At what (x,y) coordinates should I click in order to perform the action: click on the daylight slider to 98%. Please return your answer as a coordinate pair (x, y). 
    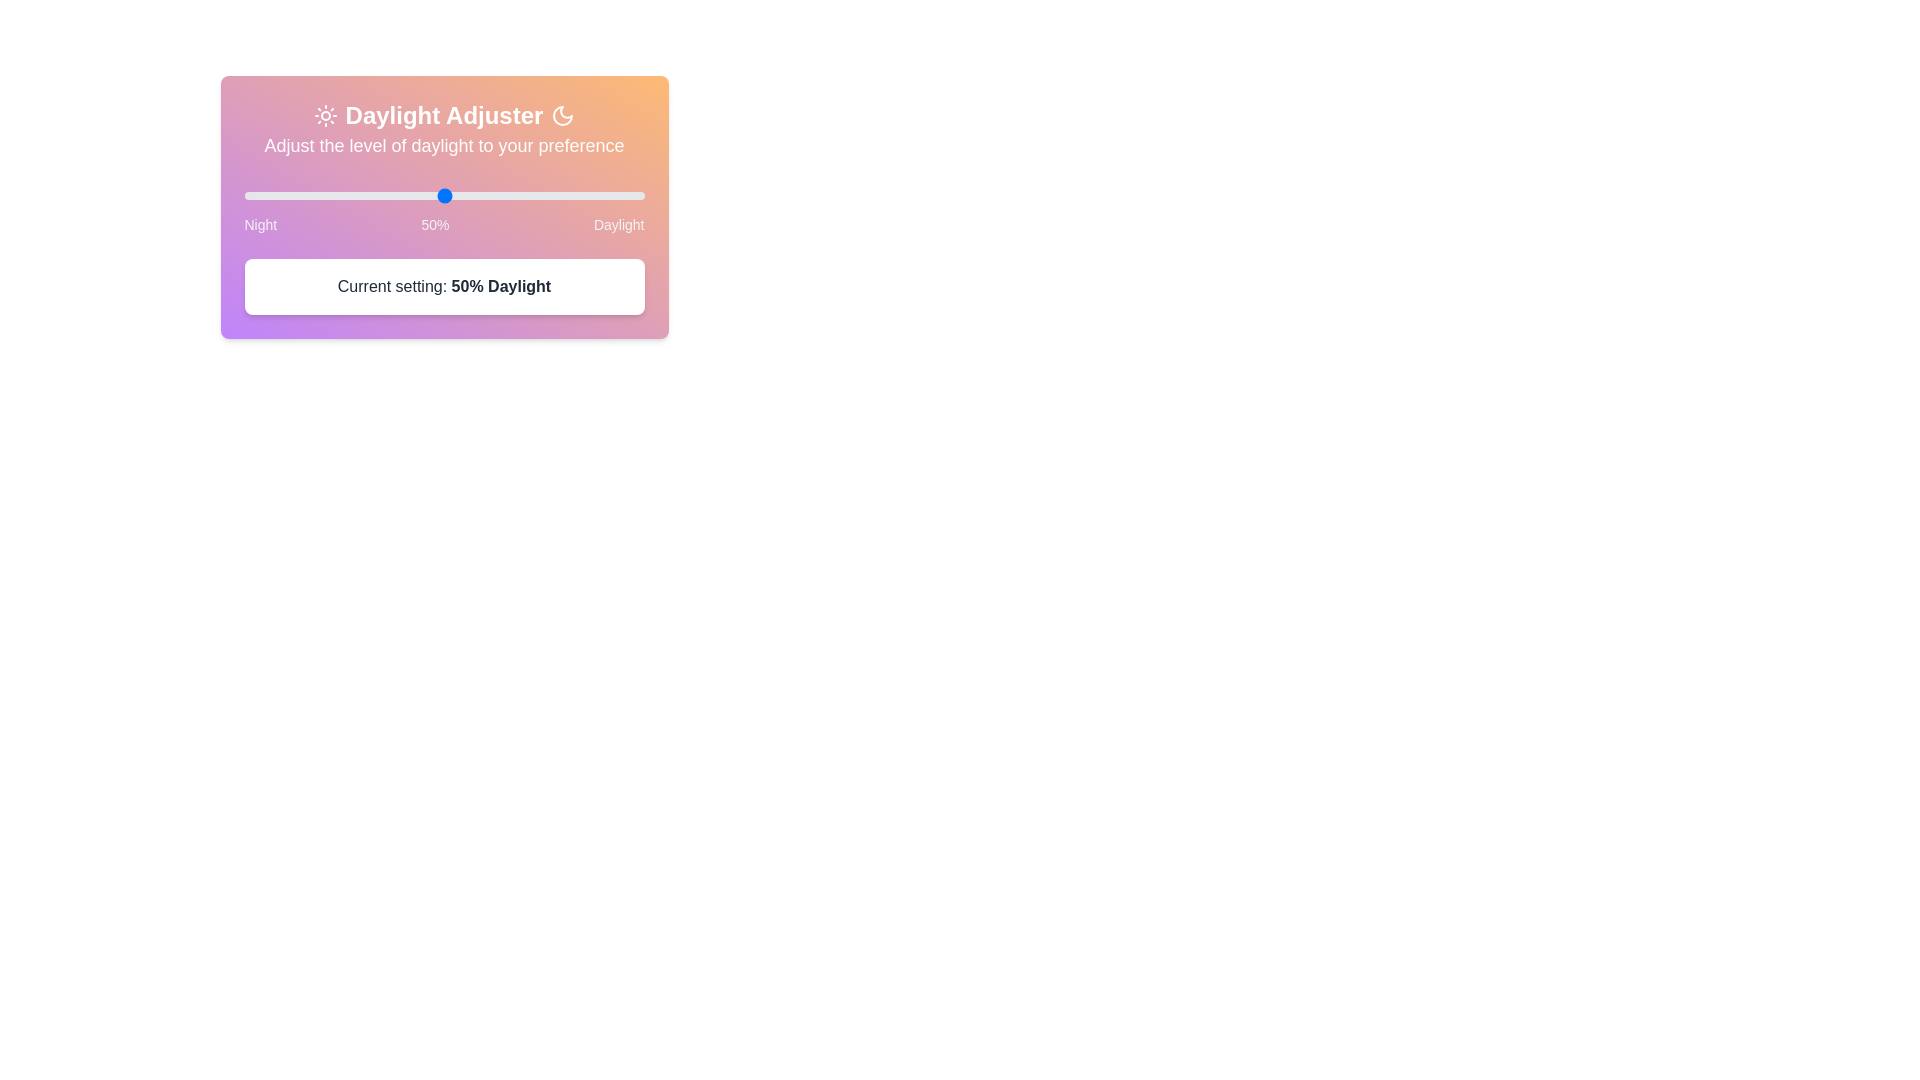
    Looking at the image, I should click on (635, 196).